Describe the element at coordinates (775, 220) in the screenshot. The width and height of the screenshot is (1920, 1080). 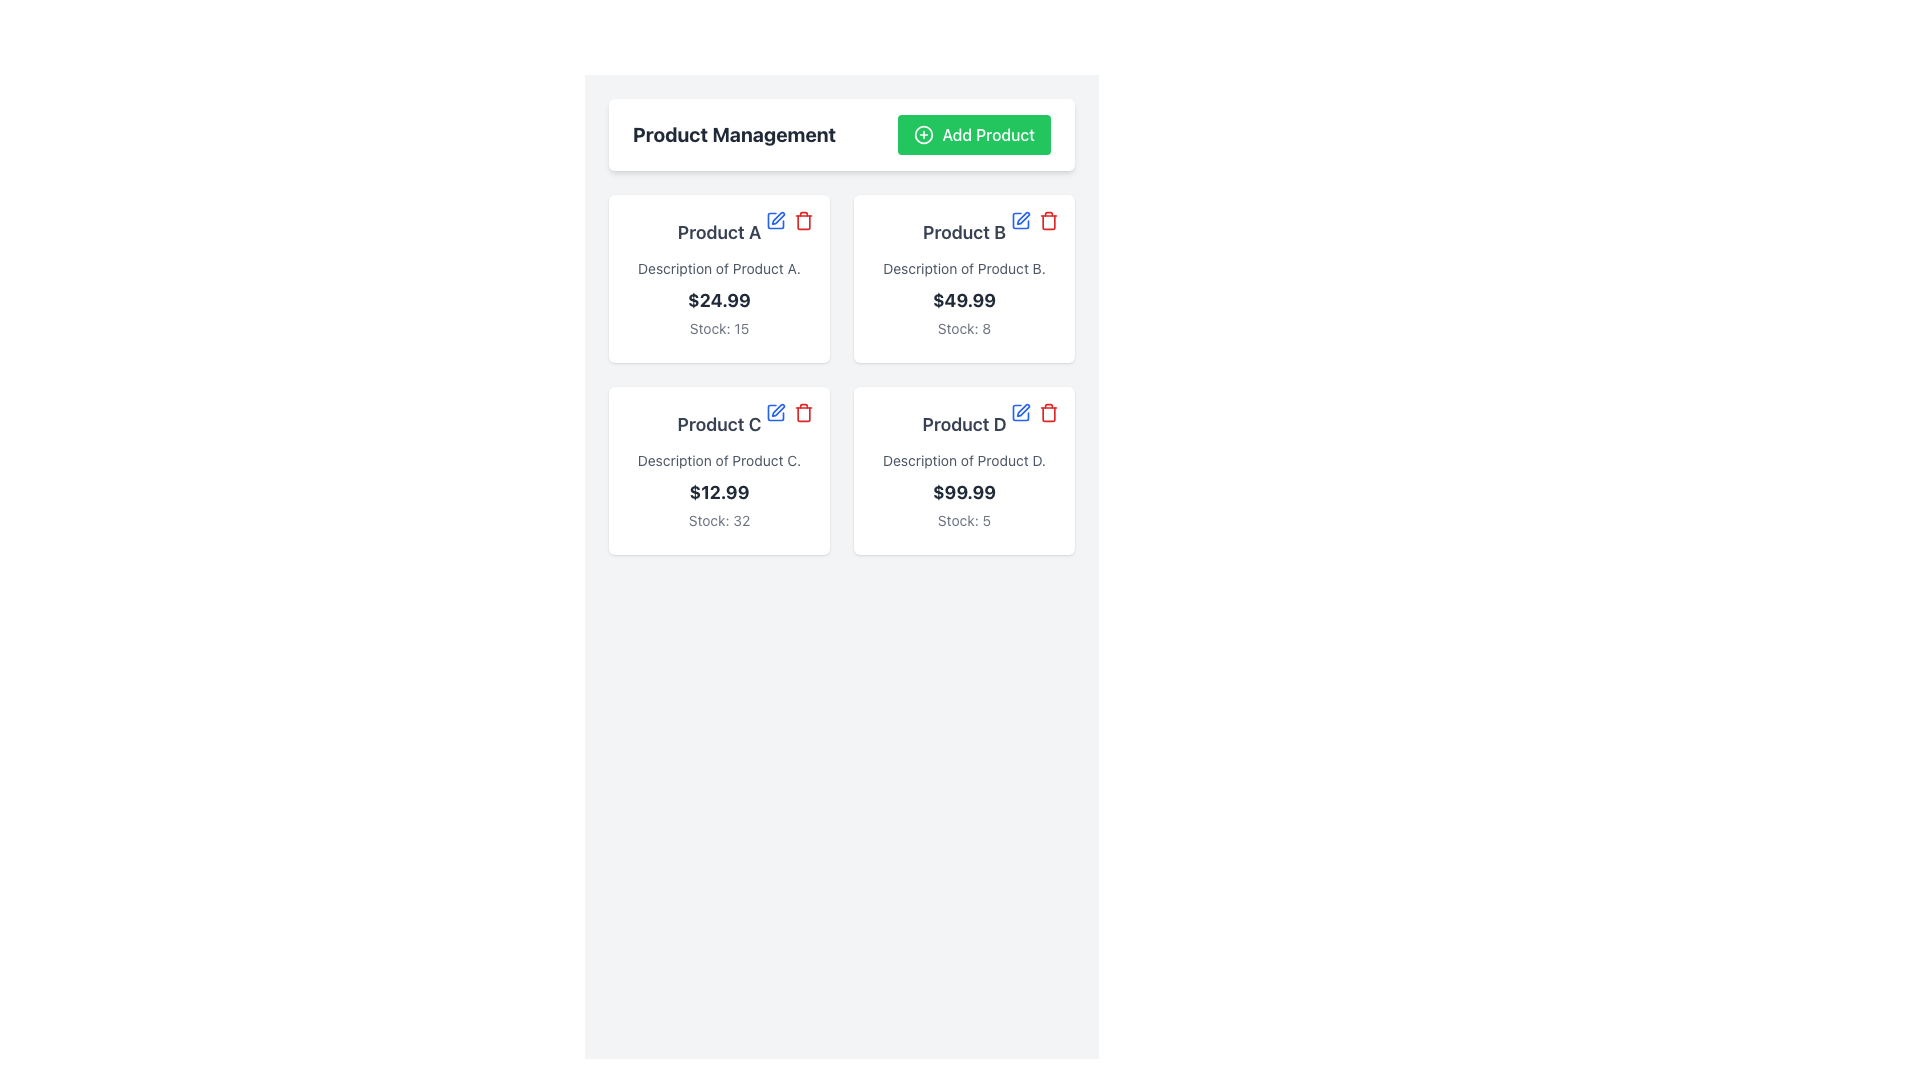
I see `the blue pen icon button located in the top-right corner of the card layout for 'Product A', which is adjacent to a red trash can icon` at that location.